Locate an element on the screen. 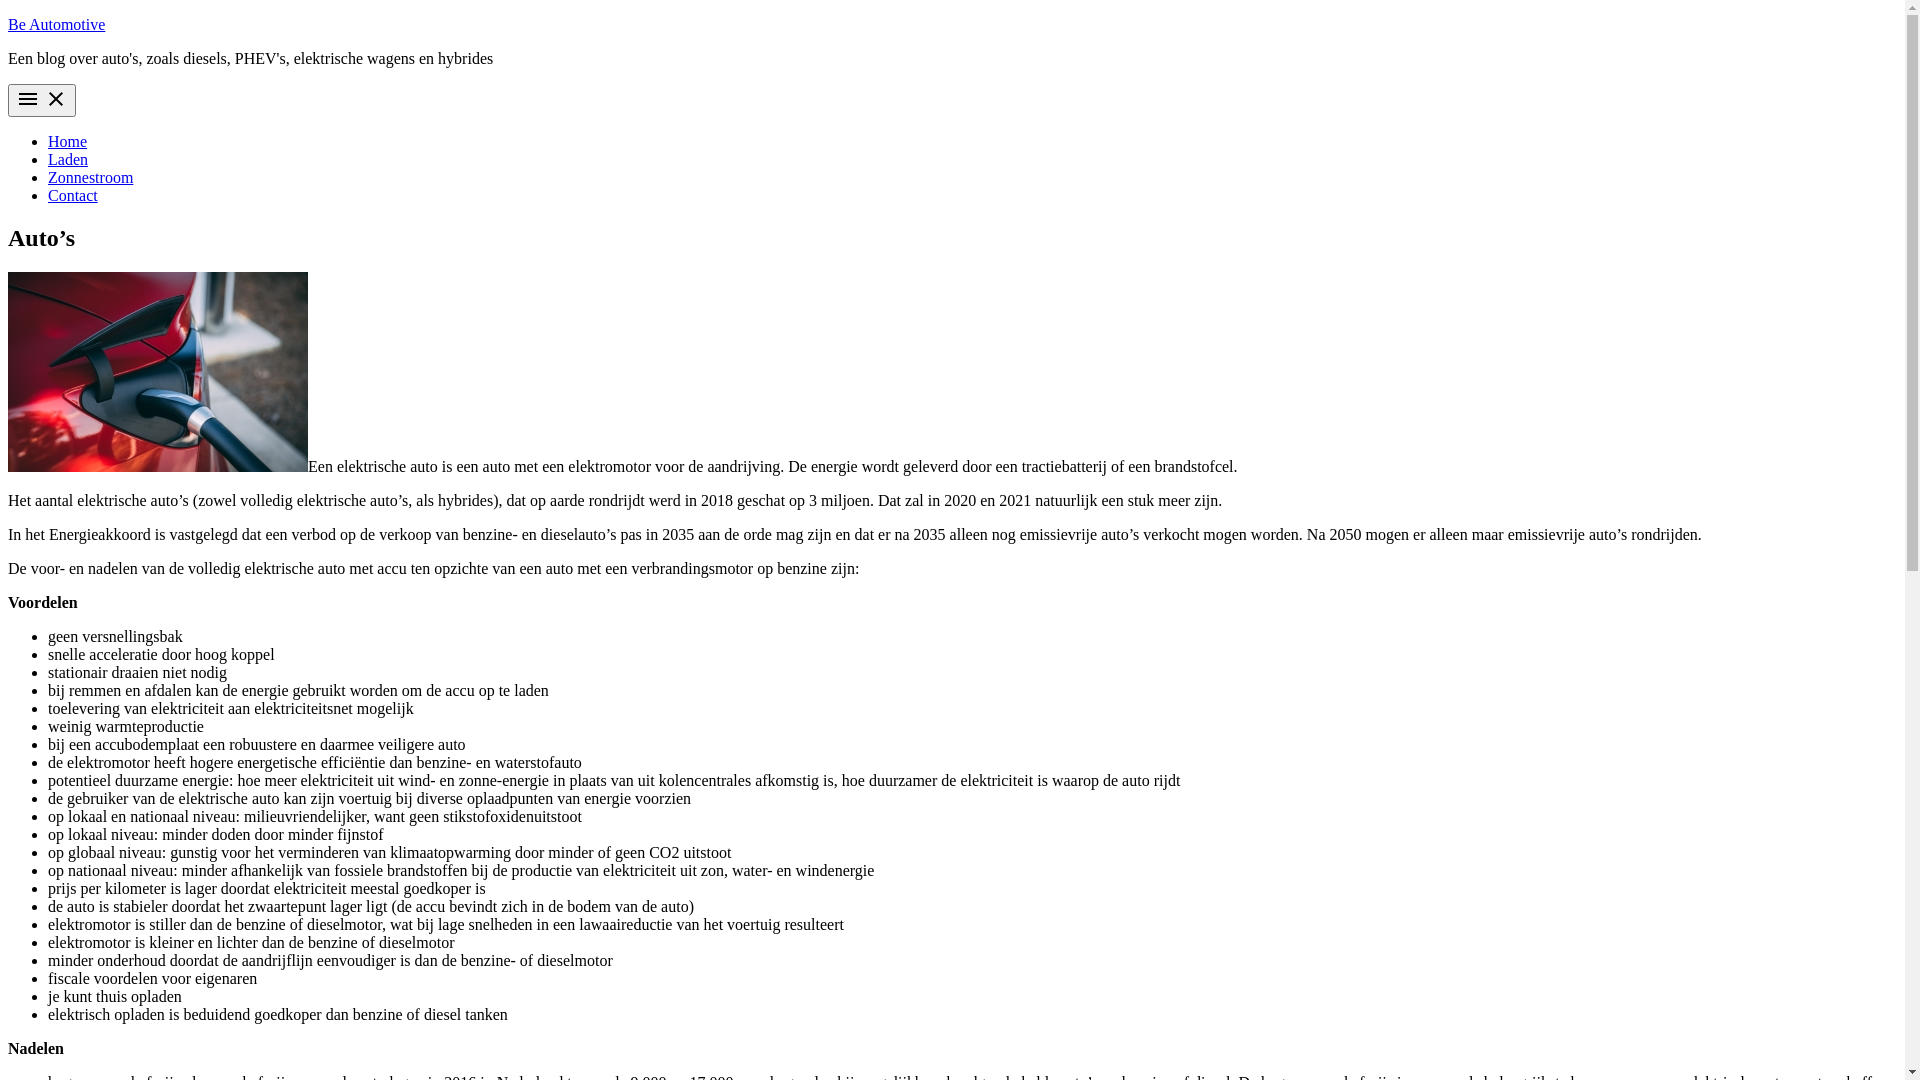 The width and height of the screenshot is (1920, 1080). 'Skip to content' is located at coordinates (7, 15).